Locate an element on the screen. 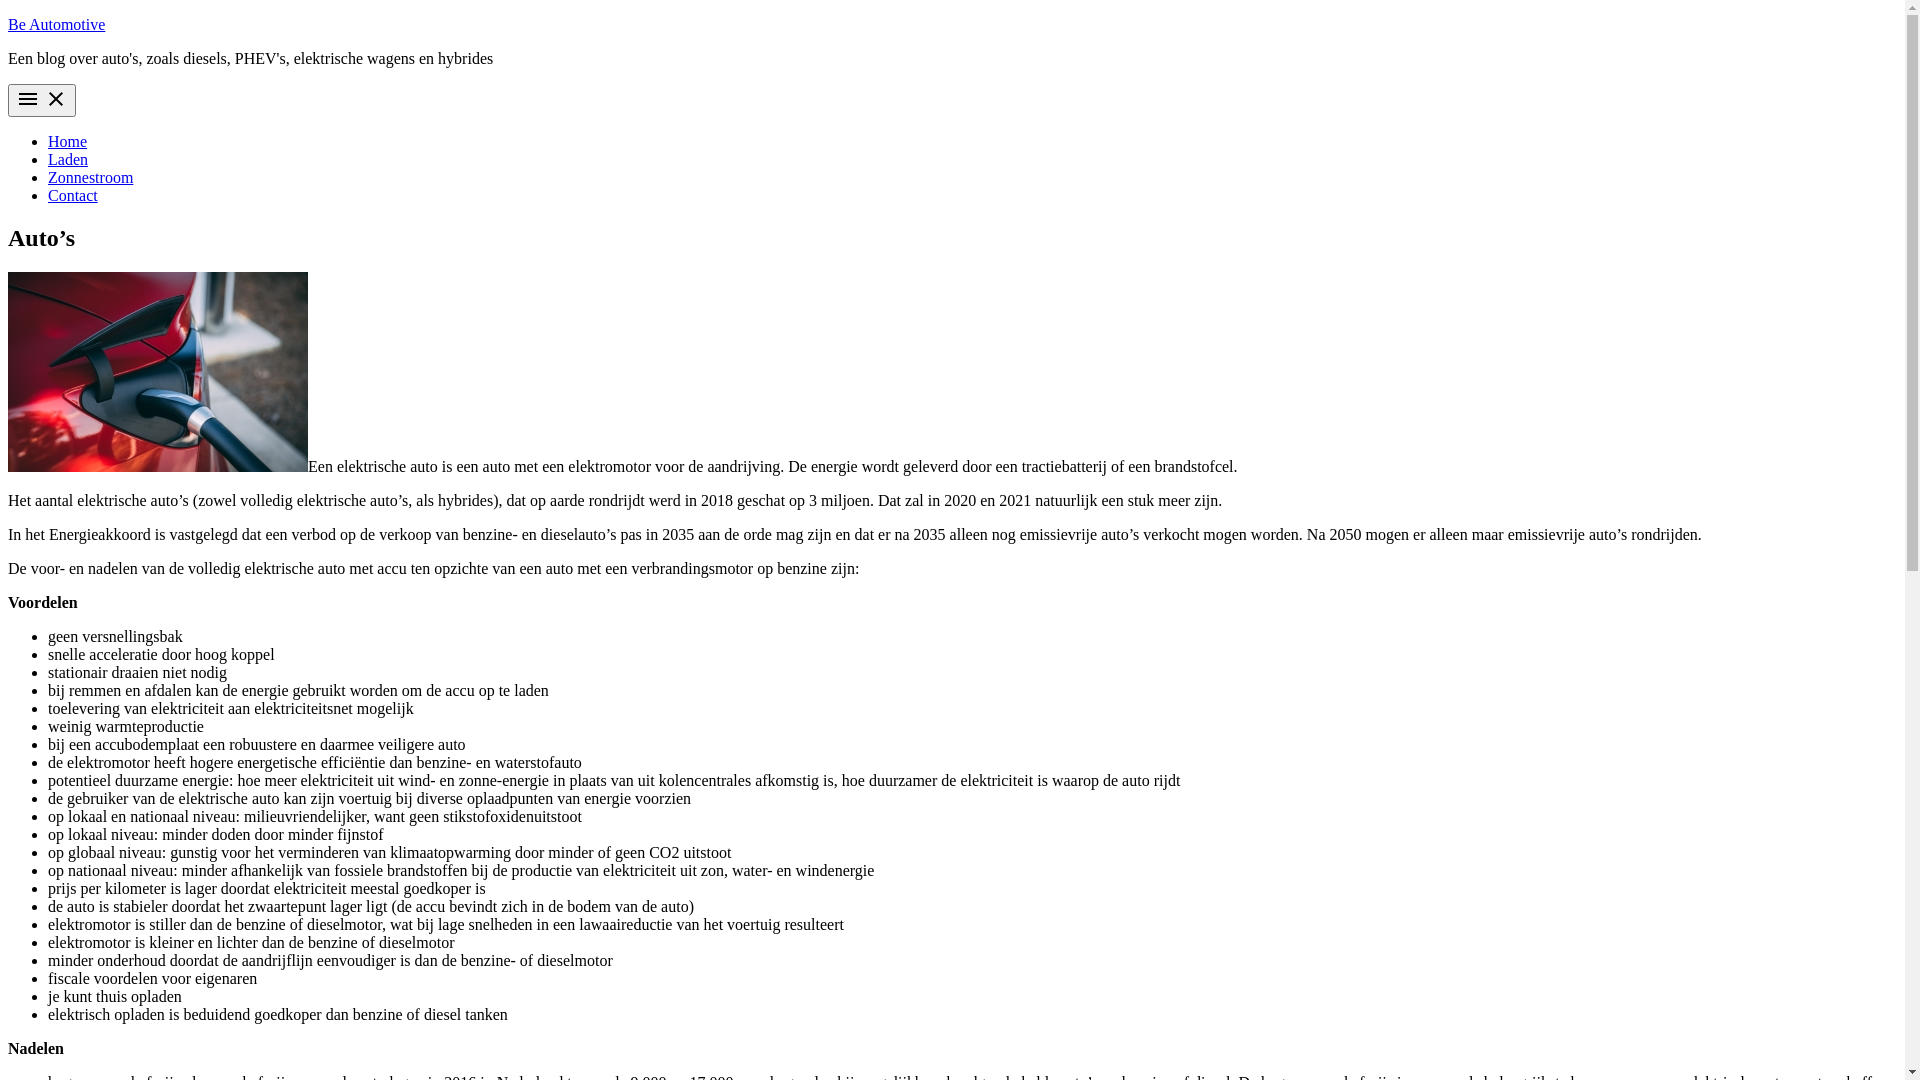 The width and height of the screenshot is (1920, 1080). 'Skip to content' is located at coordinates (7, 15).